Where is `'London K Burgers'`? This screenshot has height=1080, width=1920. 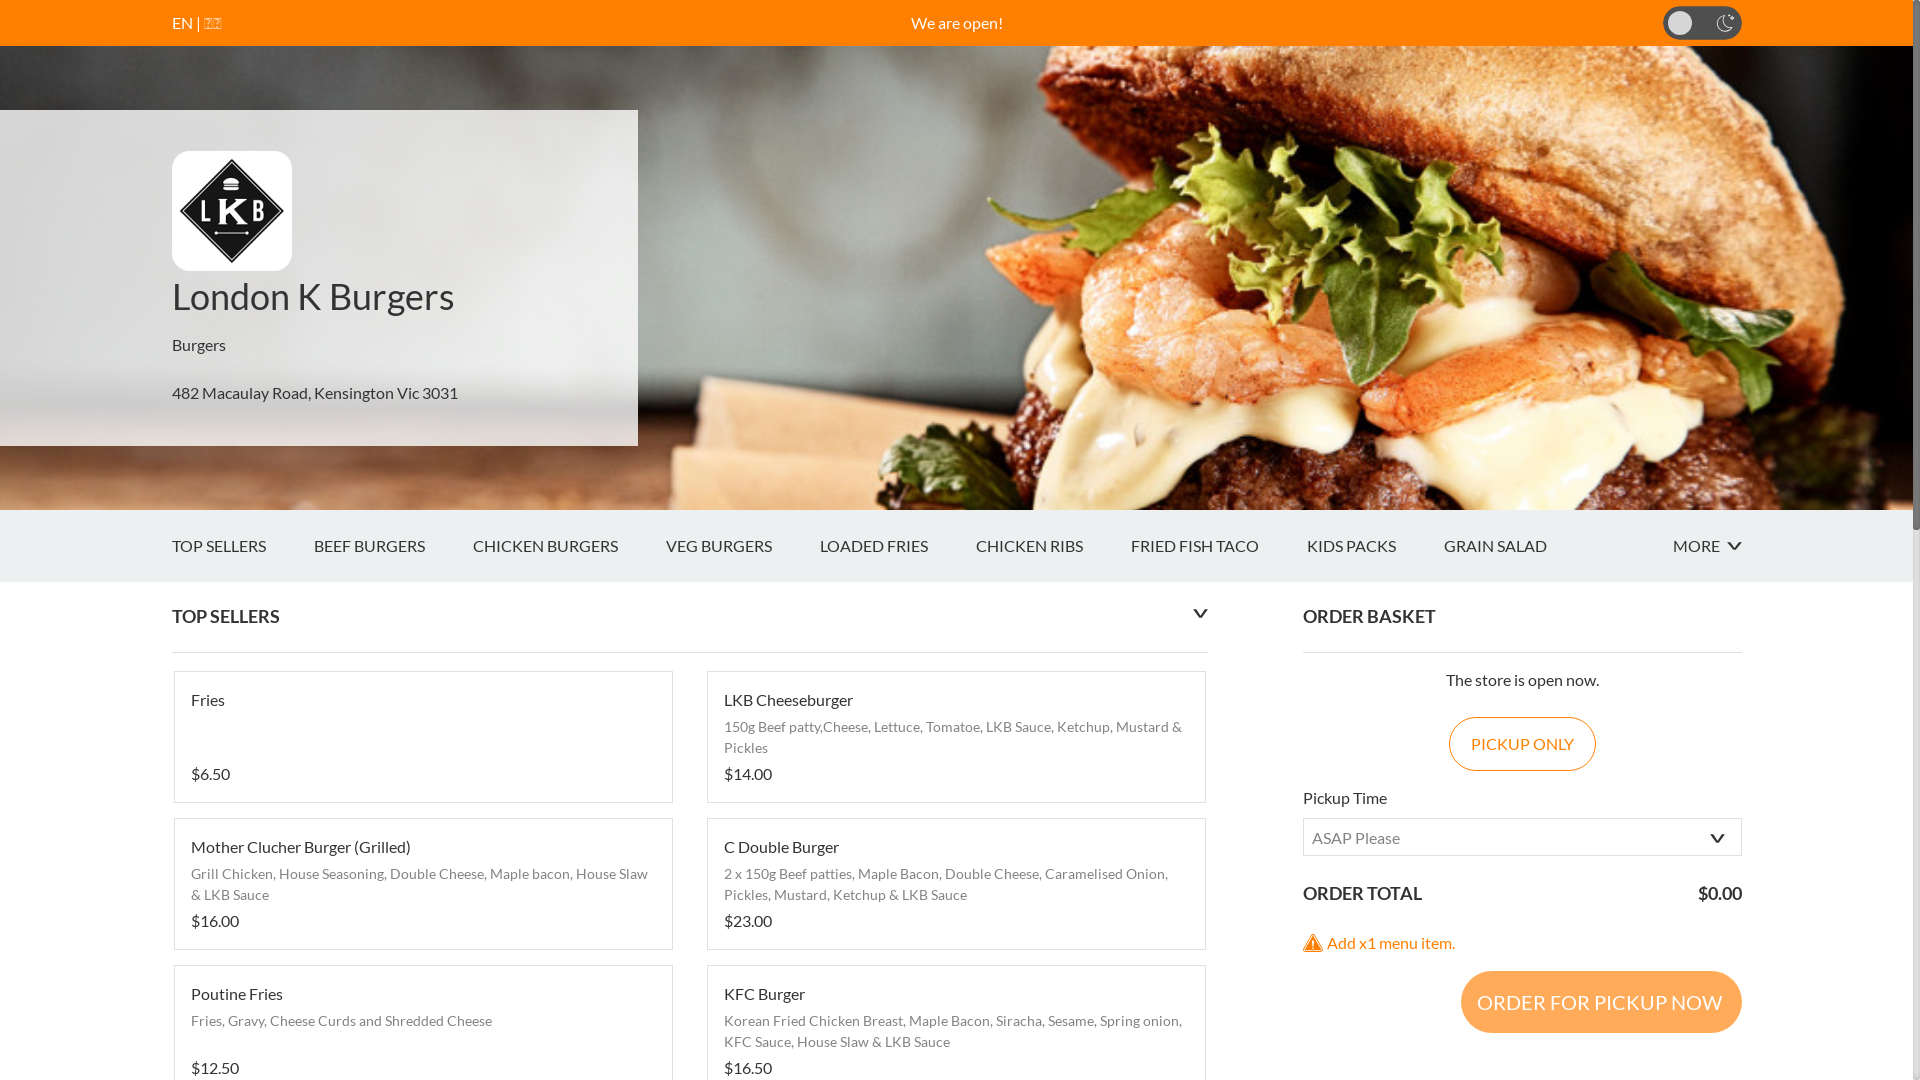 'London K Burgers' is located at coordinates (312, 296).